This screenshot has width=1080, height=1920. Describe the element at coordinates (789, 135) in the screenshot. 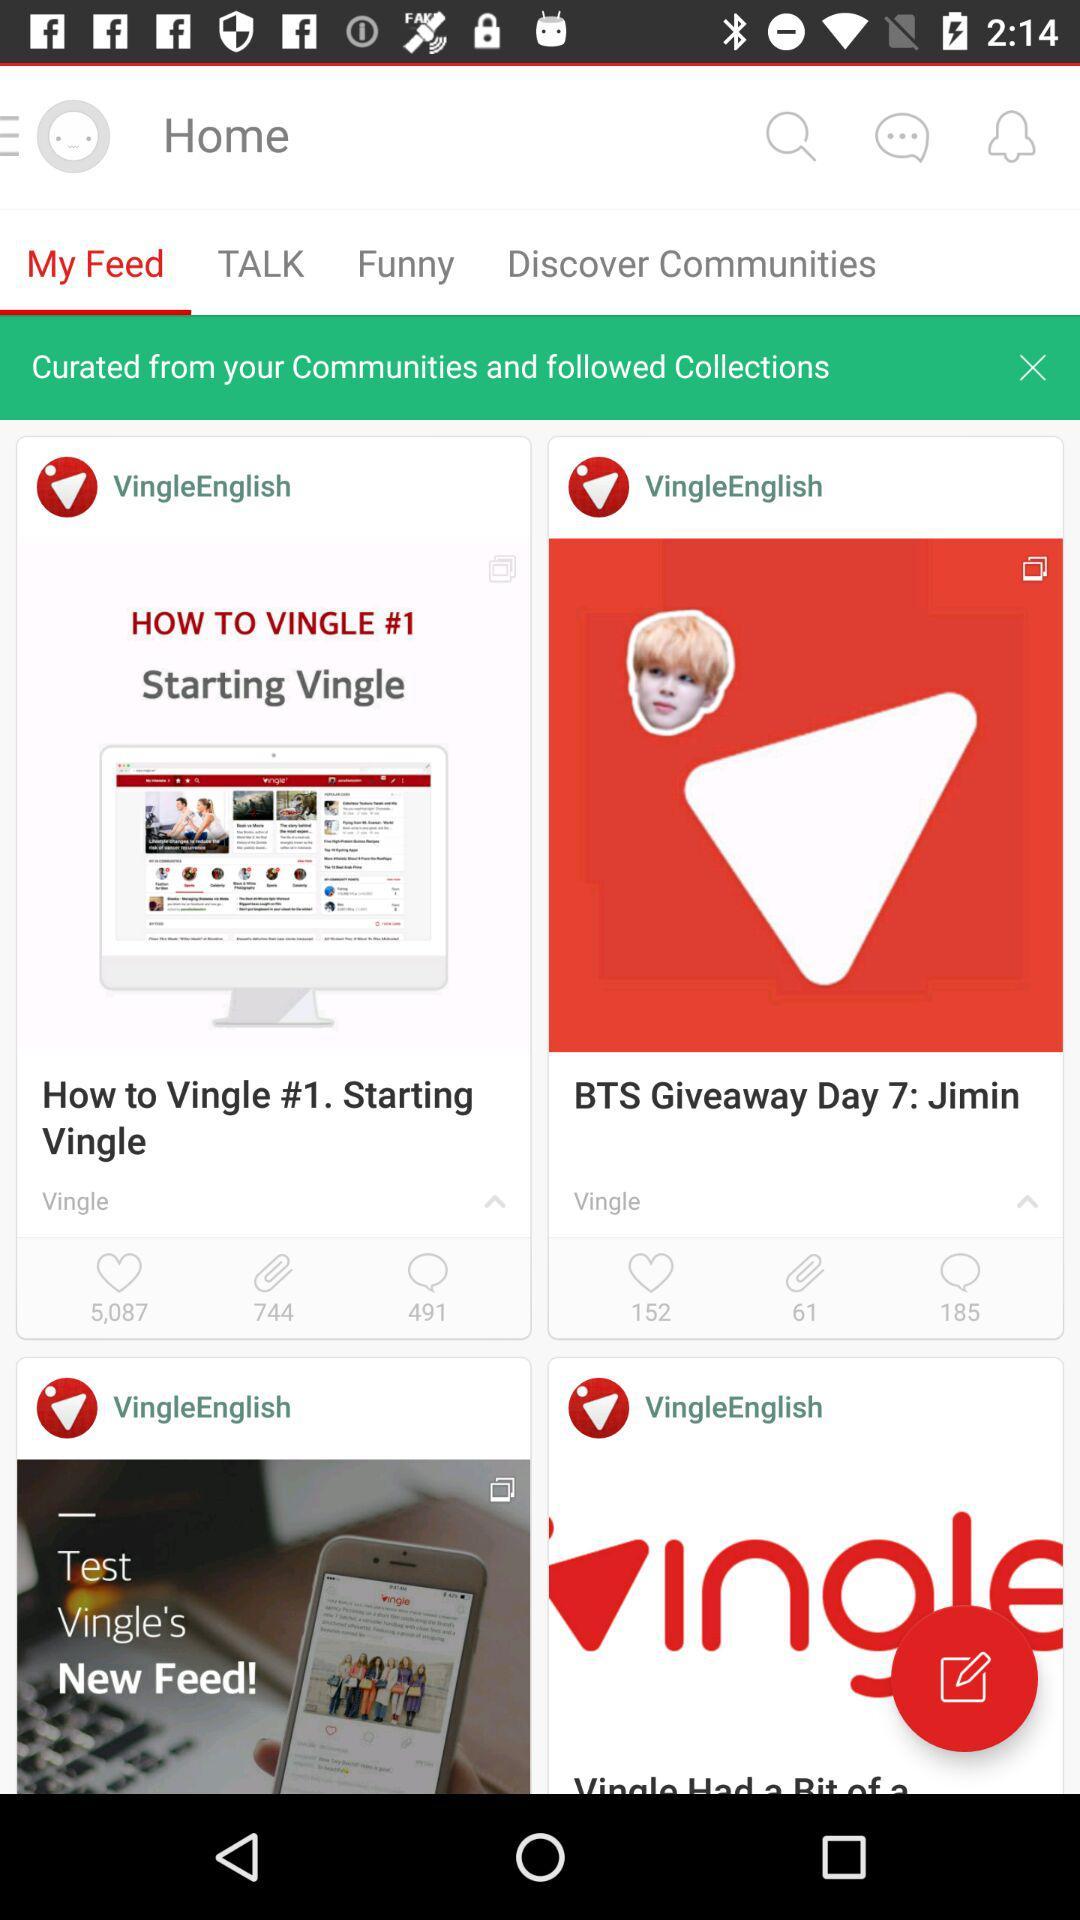

I see `search option` at that location.